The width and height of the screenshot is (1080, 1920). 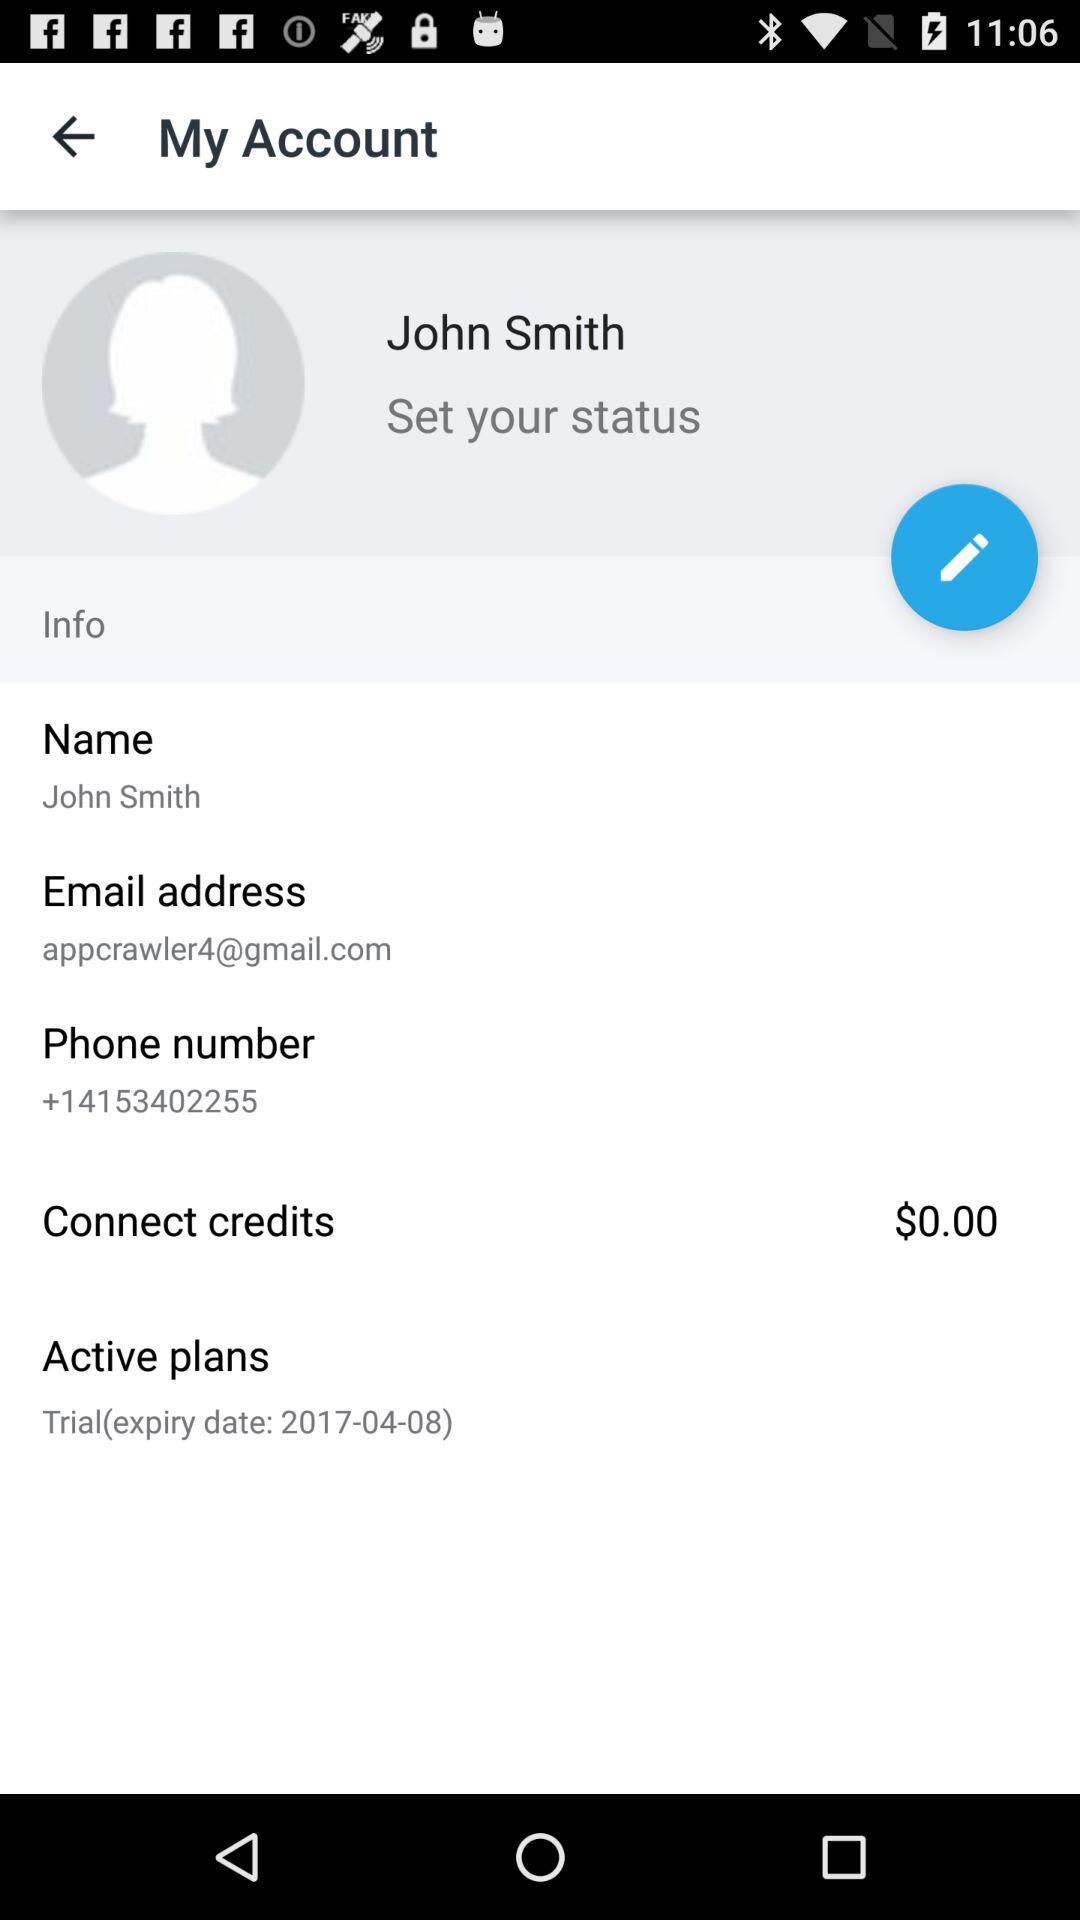 I want to click on remark, so click(x=963, y=557).